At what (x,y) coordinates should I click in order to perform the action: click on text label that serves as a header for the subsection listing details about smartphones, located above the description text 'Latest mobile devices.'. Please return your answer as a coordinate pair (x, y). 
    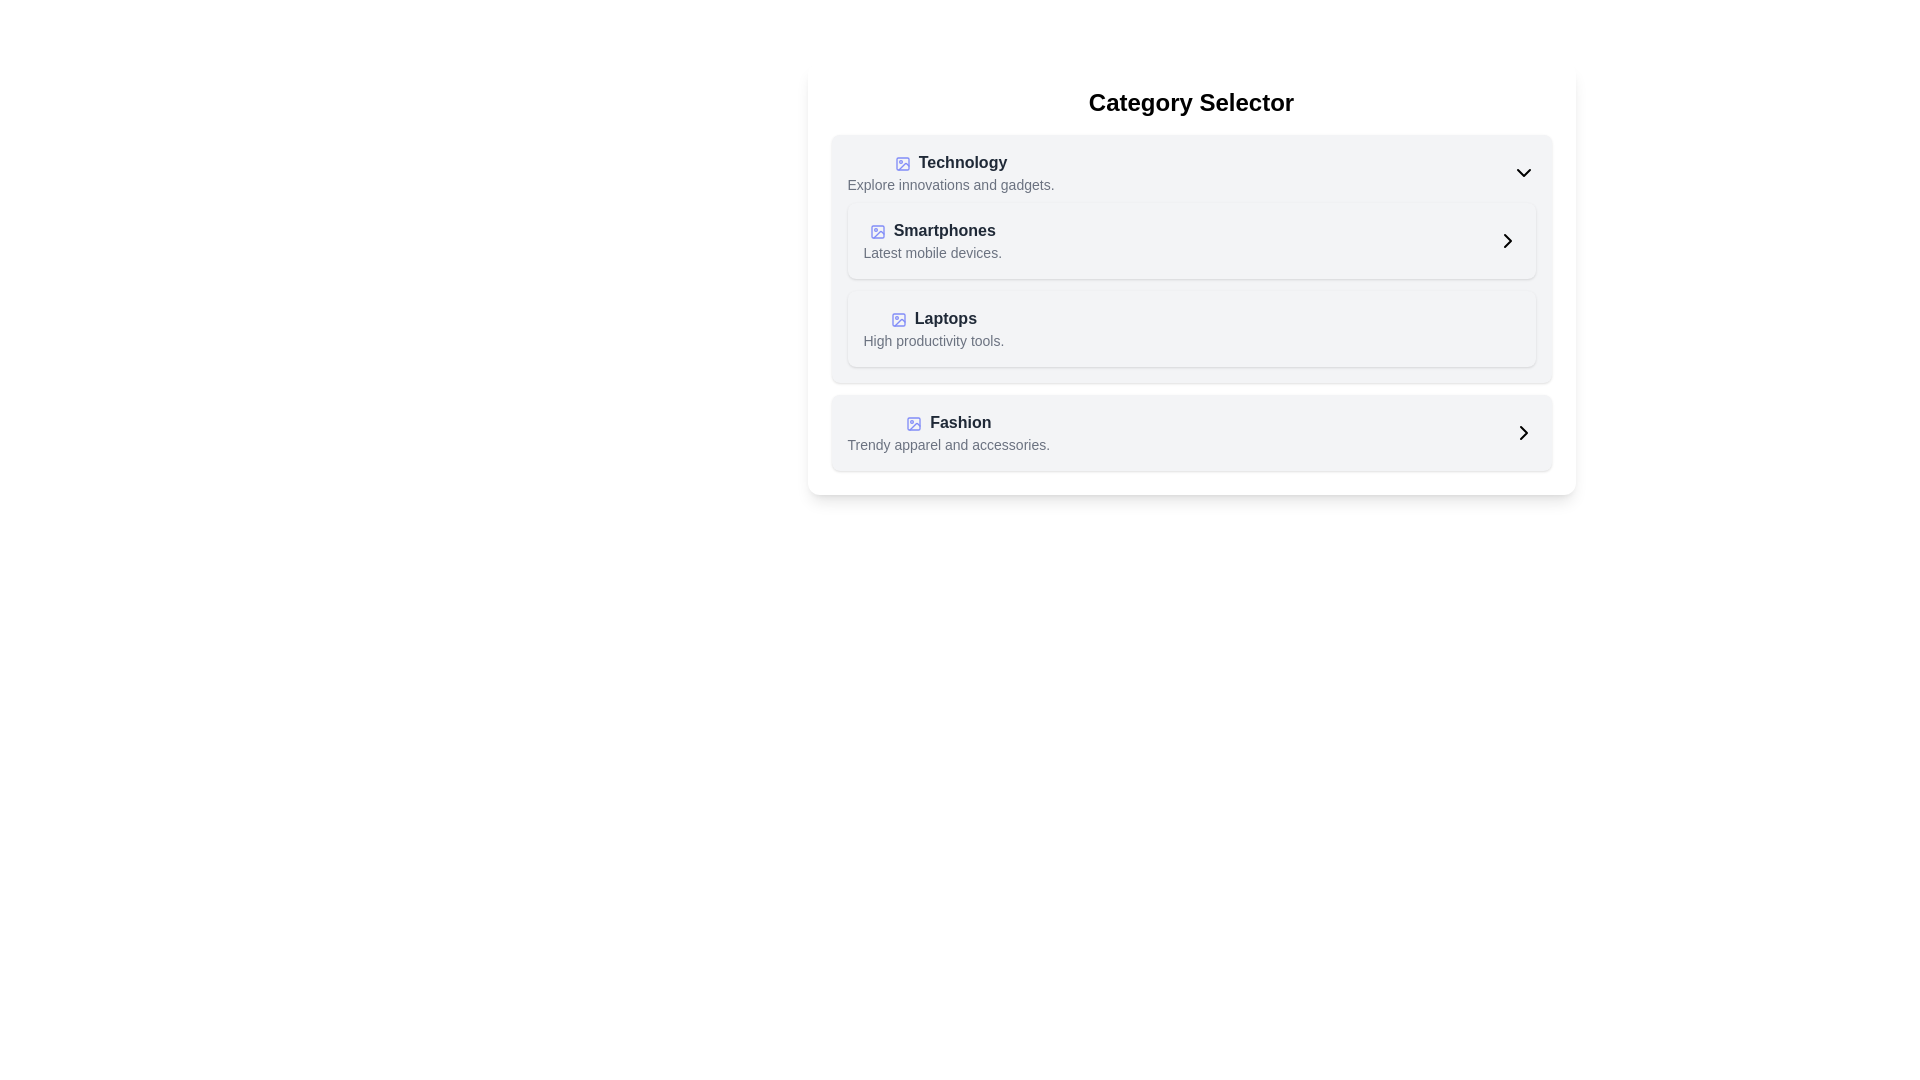
    Looking at the image, I should click on (943, 229).